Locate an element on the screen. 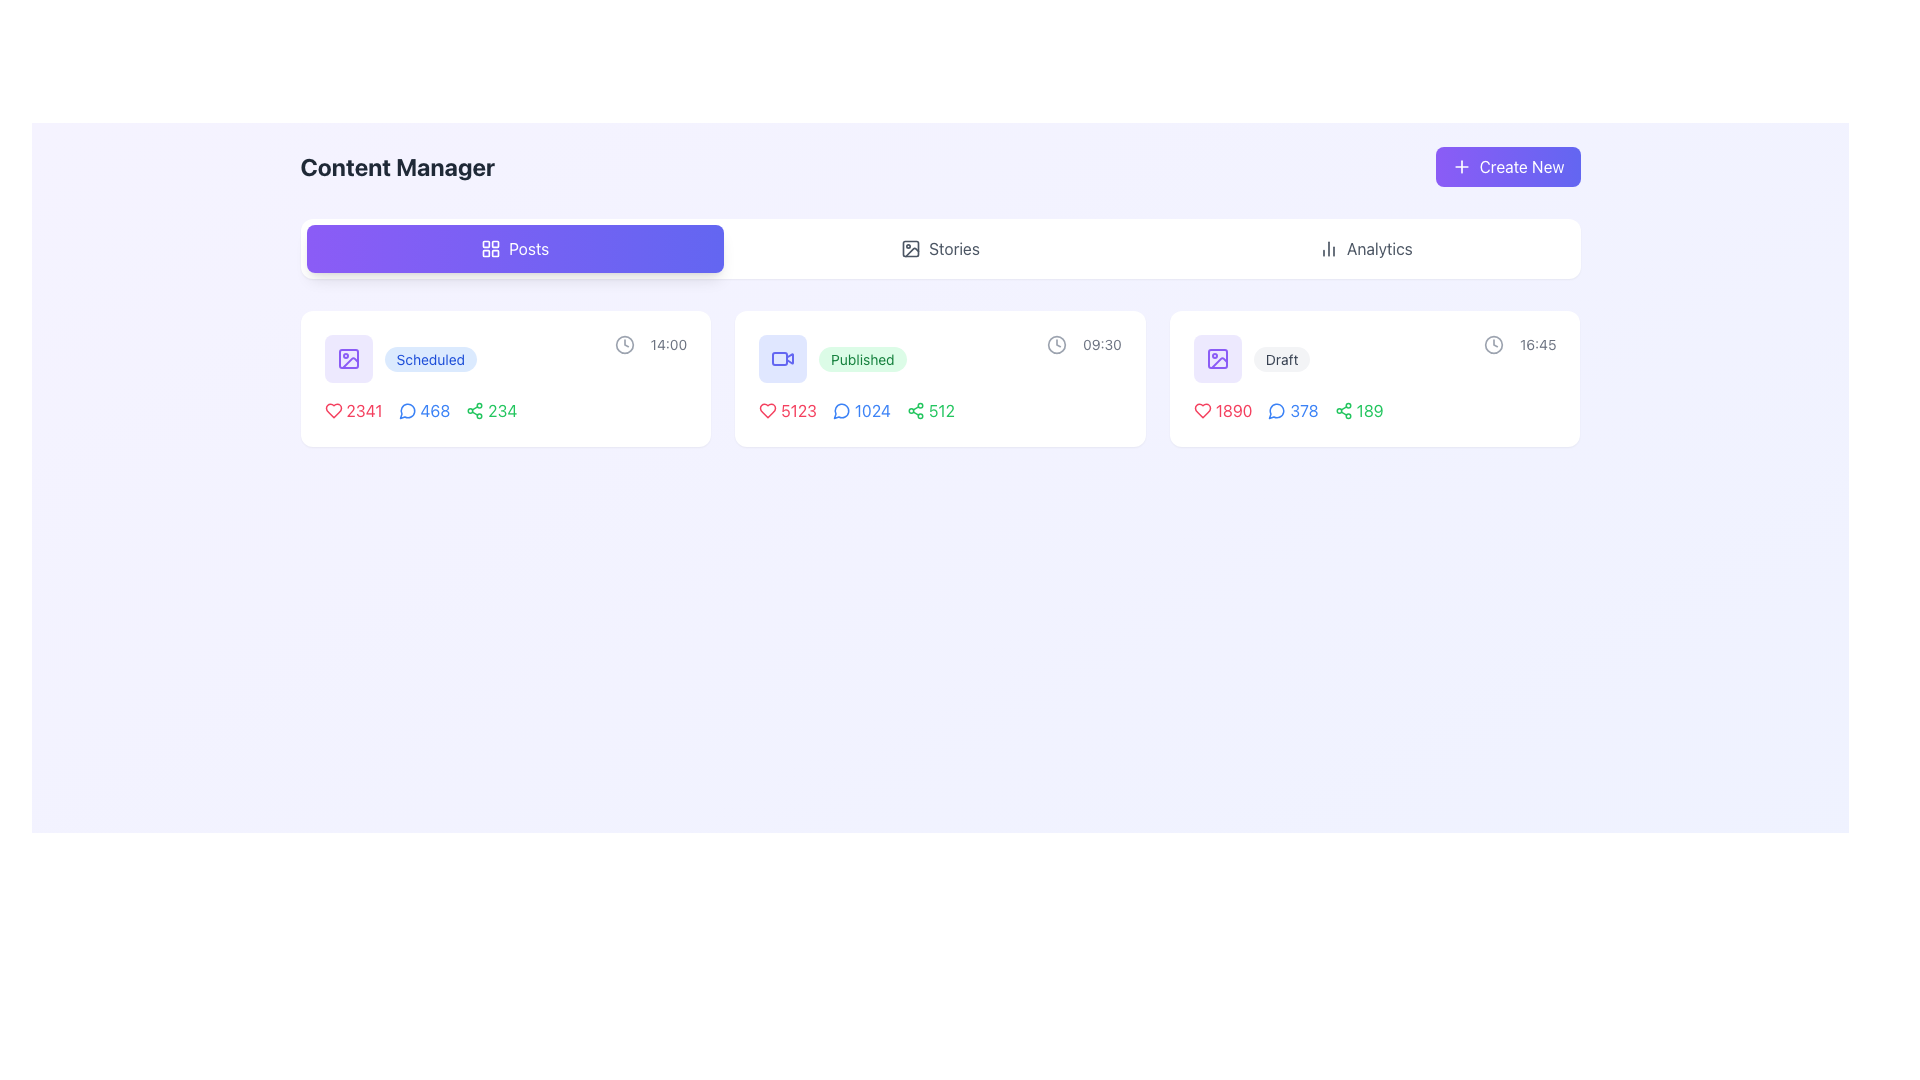  the 'Posts' text label, which is displayed in white on a vibrant gradient purple background, located near the center of the navigation bar is located at coordinates (529, 248).